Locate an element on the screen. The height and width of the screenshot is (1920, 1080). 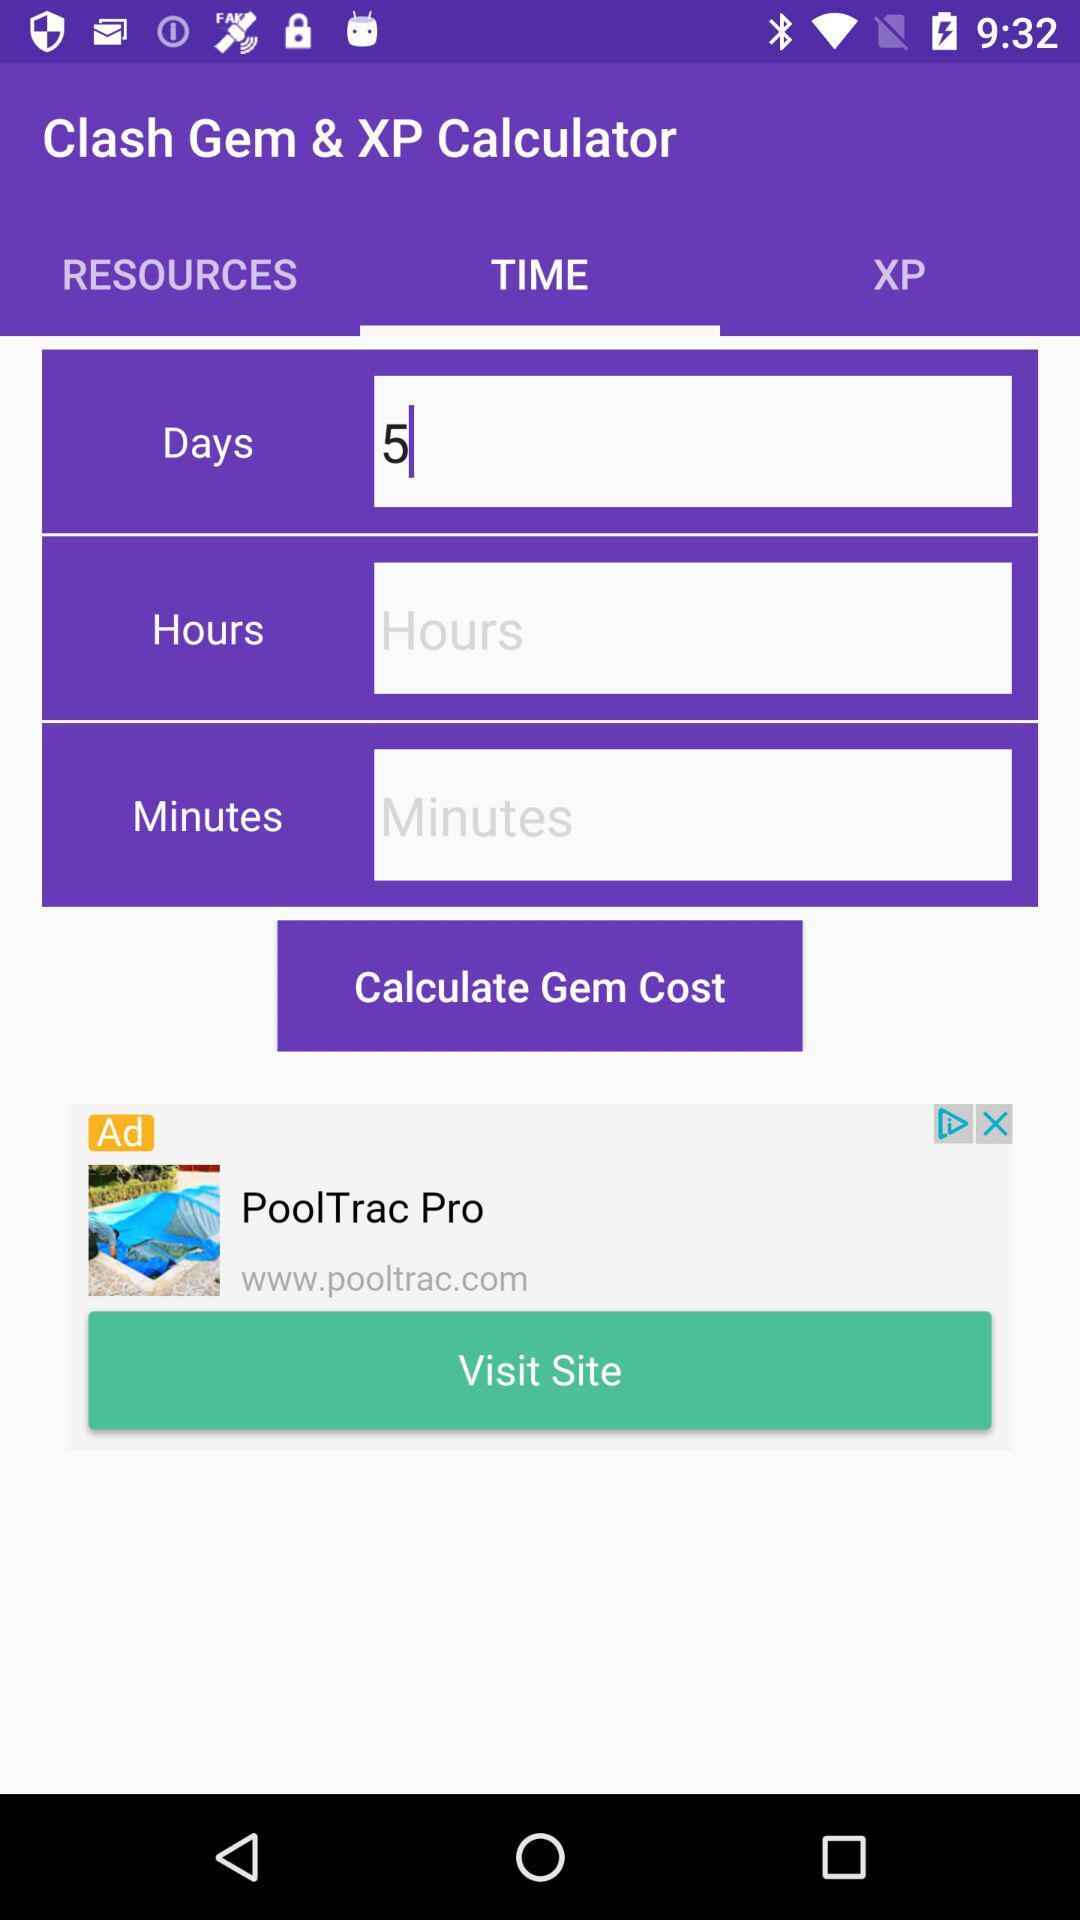
minutes is located at coordinates (692, 814).